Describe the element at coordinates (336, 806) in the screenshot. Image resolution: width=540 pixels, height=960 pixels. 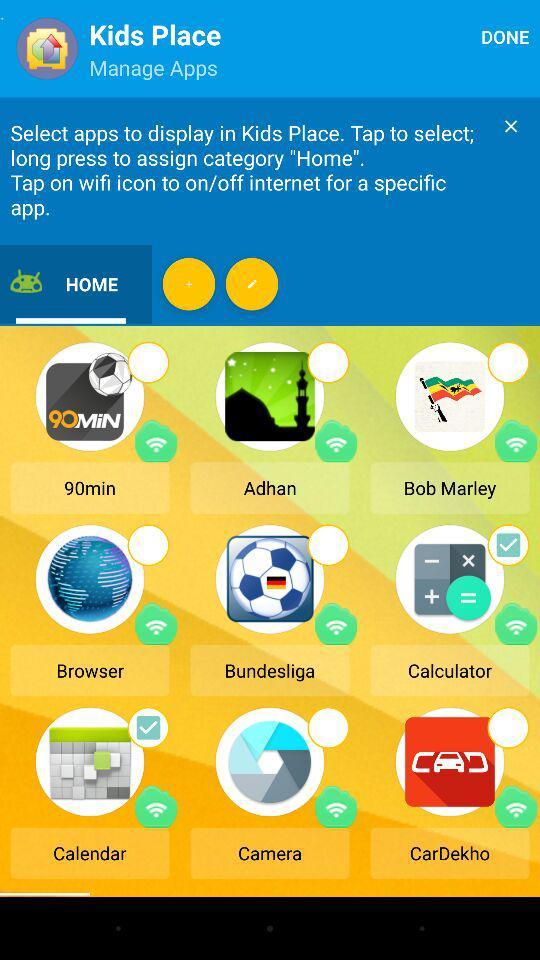
I see `wifi button` at that location.